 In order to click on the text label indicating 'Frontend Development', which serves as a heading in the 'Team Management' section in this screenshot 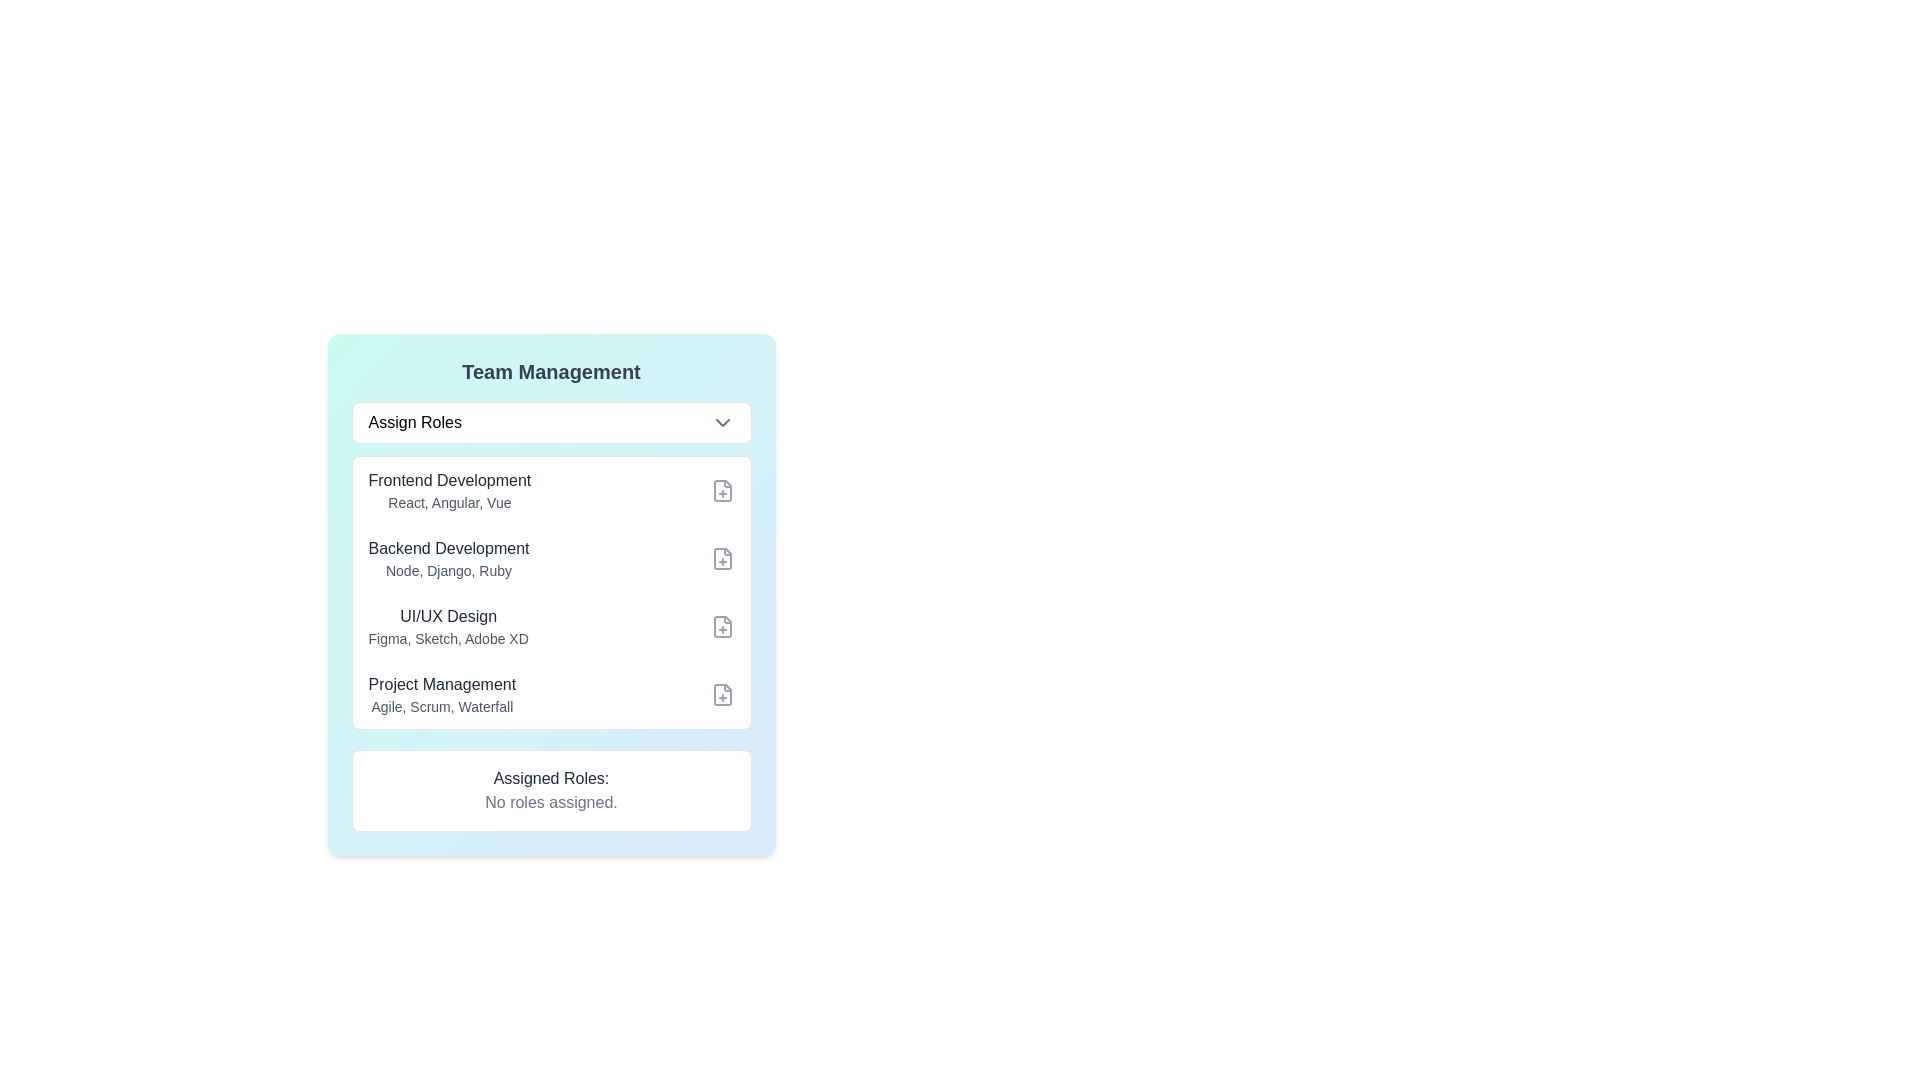, I will do `click(448, 481)`.